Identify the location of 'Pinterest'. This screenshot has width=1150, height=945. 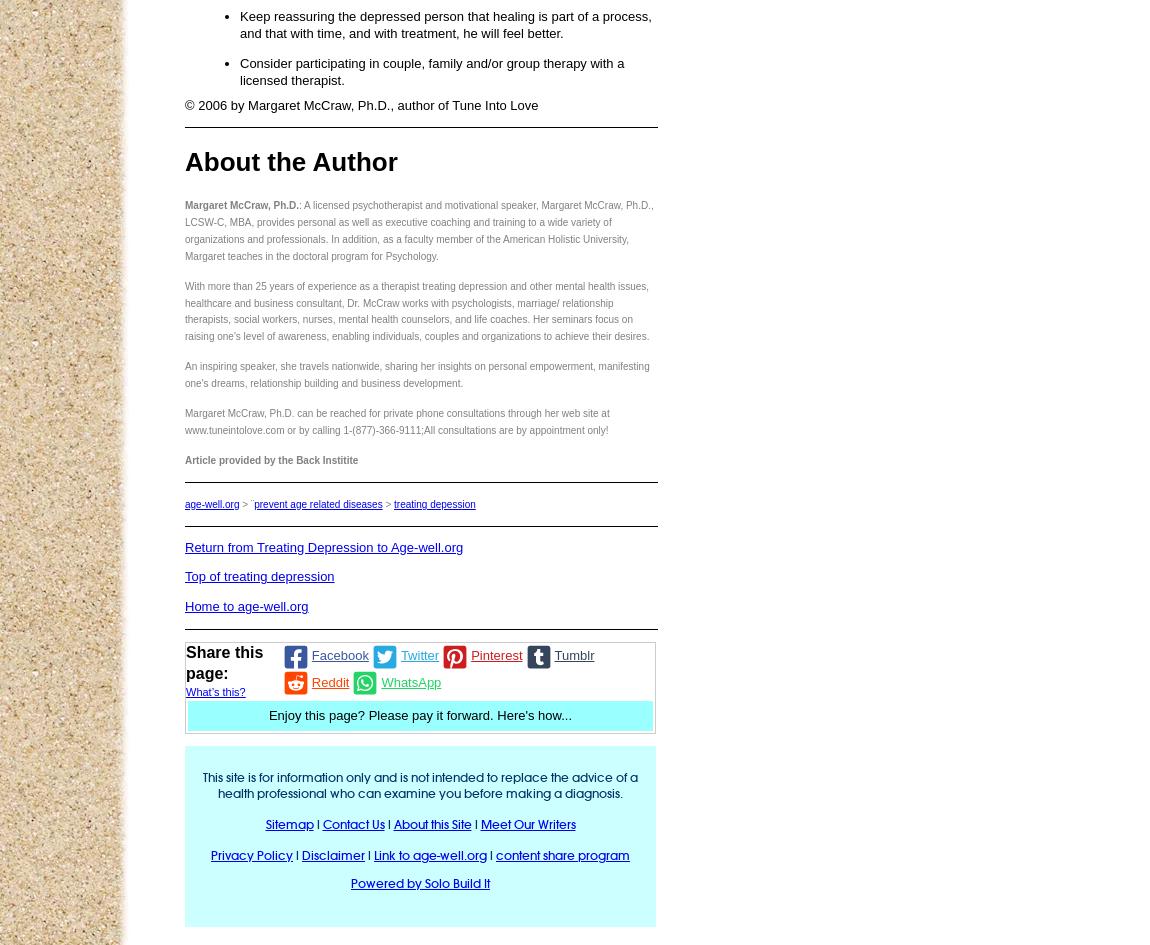
(496, 654).